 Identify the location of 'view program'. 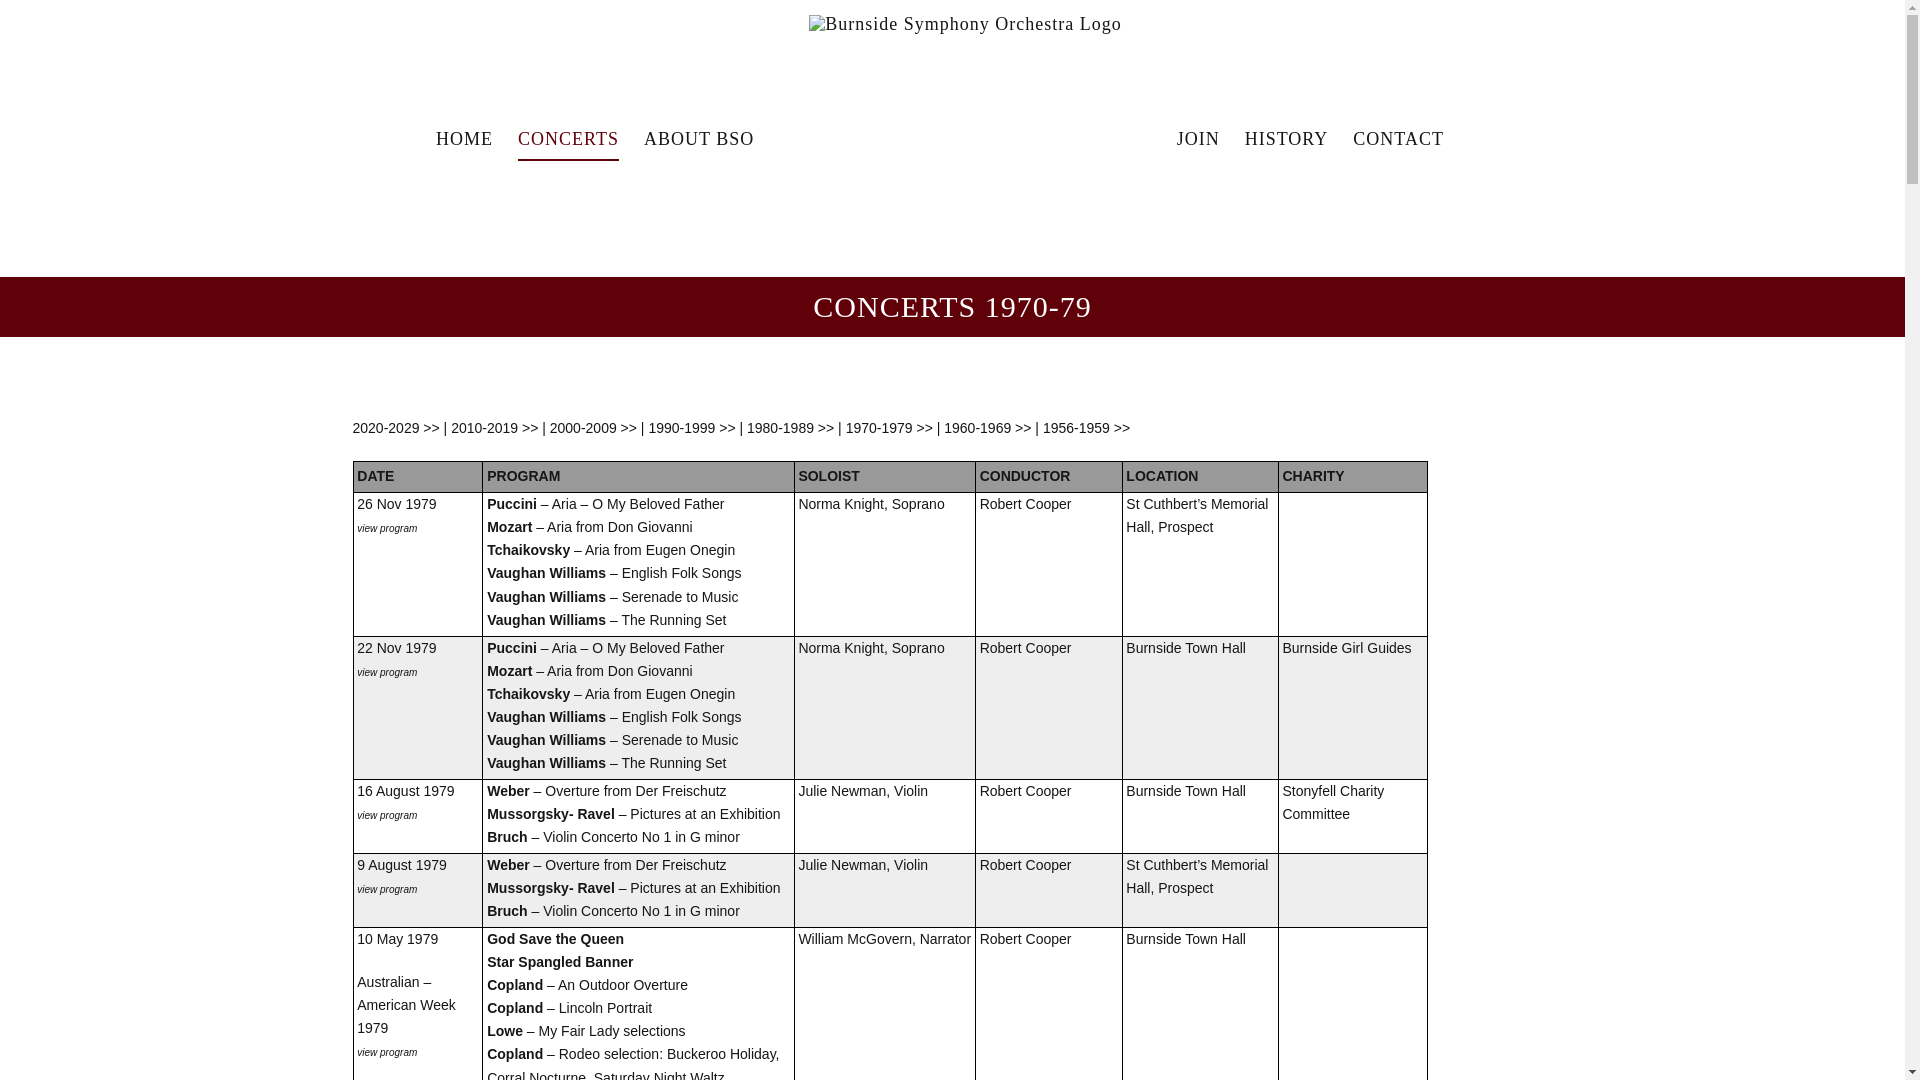
(387, 671).